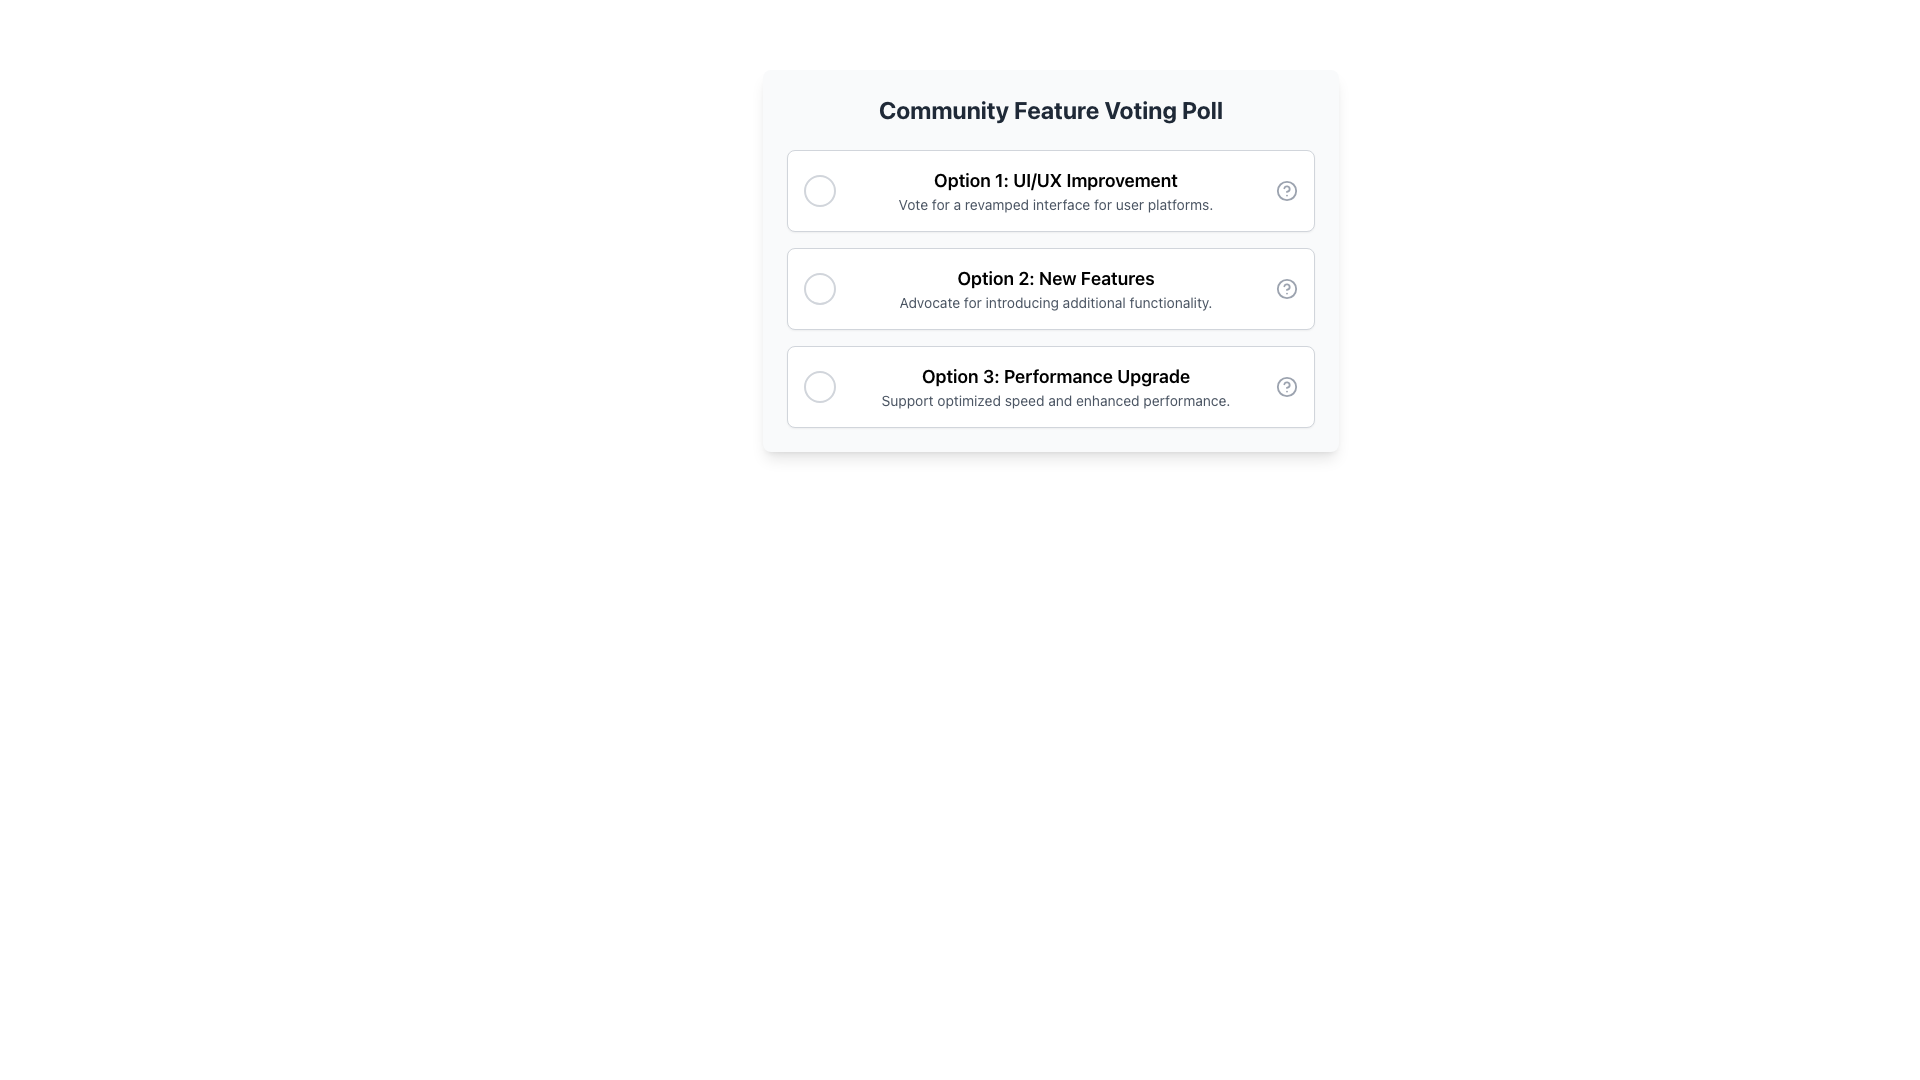 Image resolution: width=1920 pixels, height=1080 pixels. I want to click on the text label reading 'Option 3: Performance Upgrade', which is styled with a bold font and is visually prominent within a vertical list of selectable options in a voting poll, so click(1055, 377).